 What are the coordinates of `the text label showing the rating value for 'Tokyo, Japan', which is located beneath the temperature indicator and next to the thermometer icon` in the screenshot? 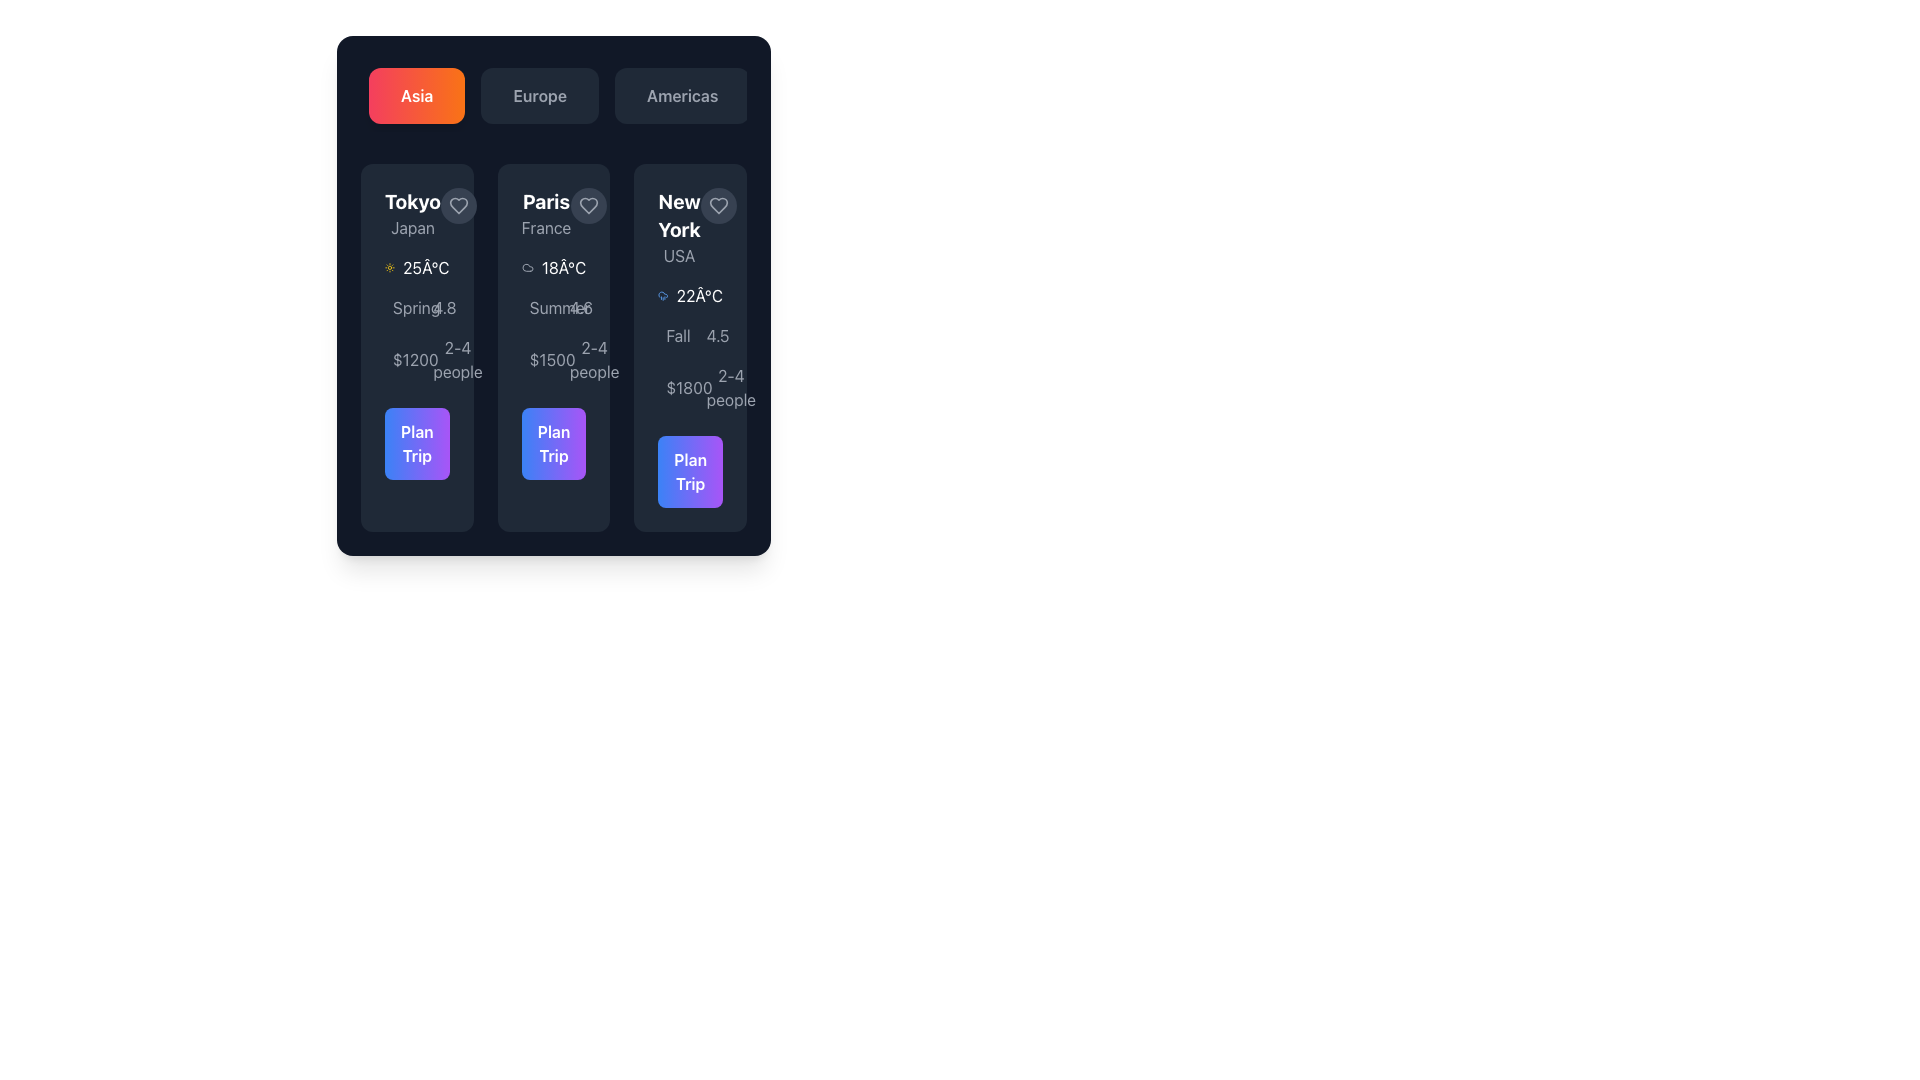 It's located at (443, 308).